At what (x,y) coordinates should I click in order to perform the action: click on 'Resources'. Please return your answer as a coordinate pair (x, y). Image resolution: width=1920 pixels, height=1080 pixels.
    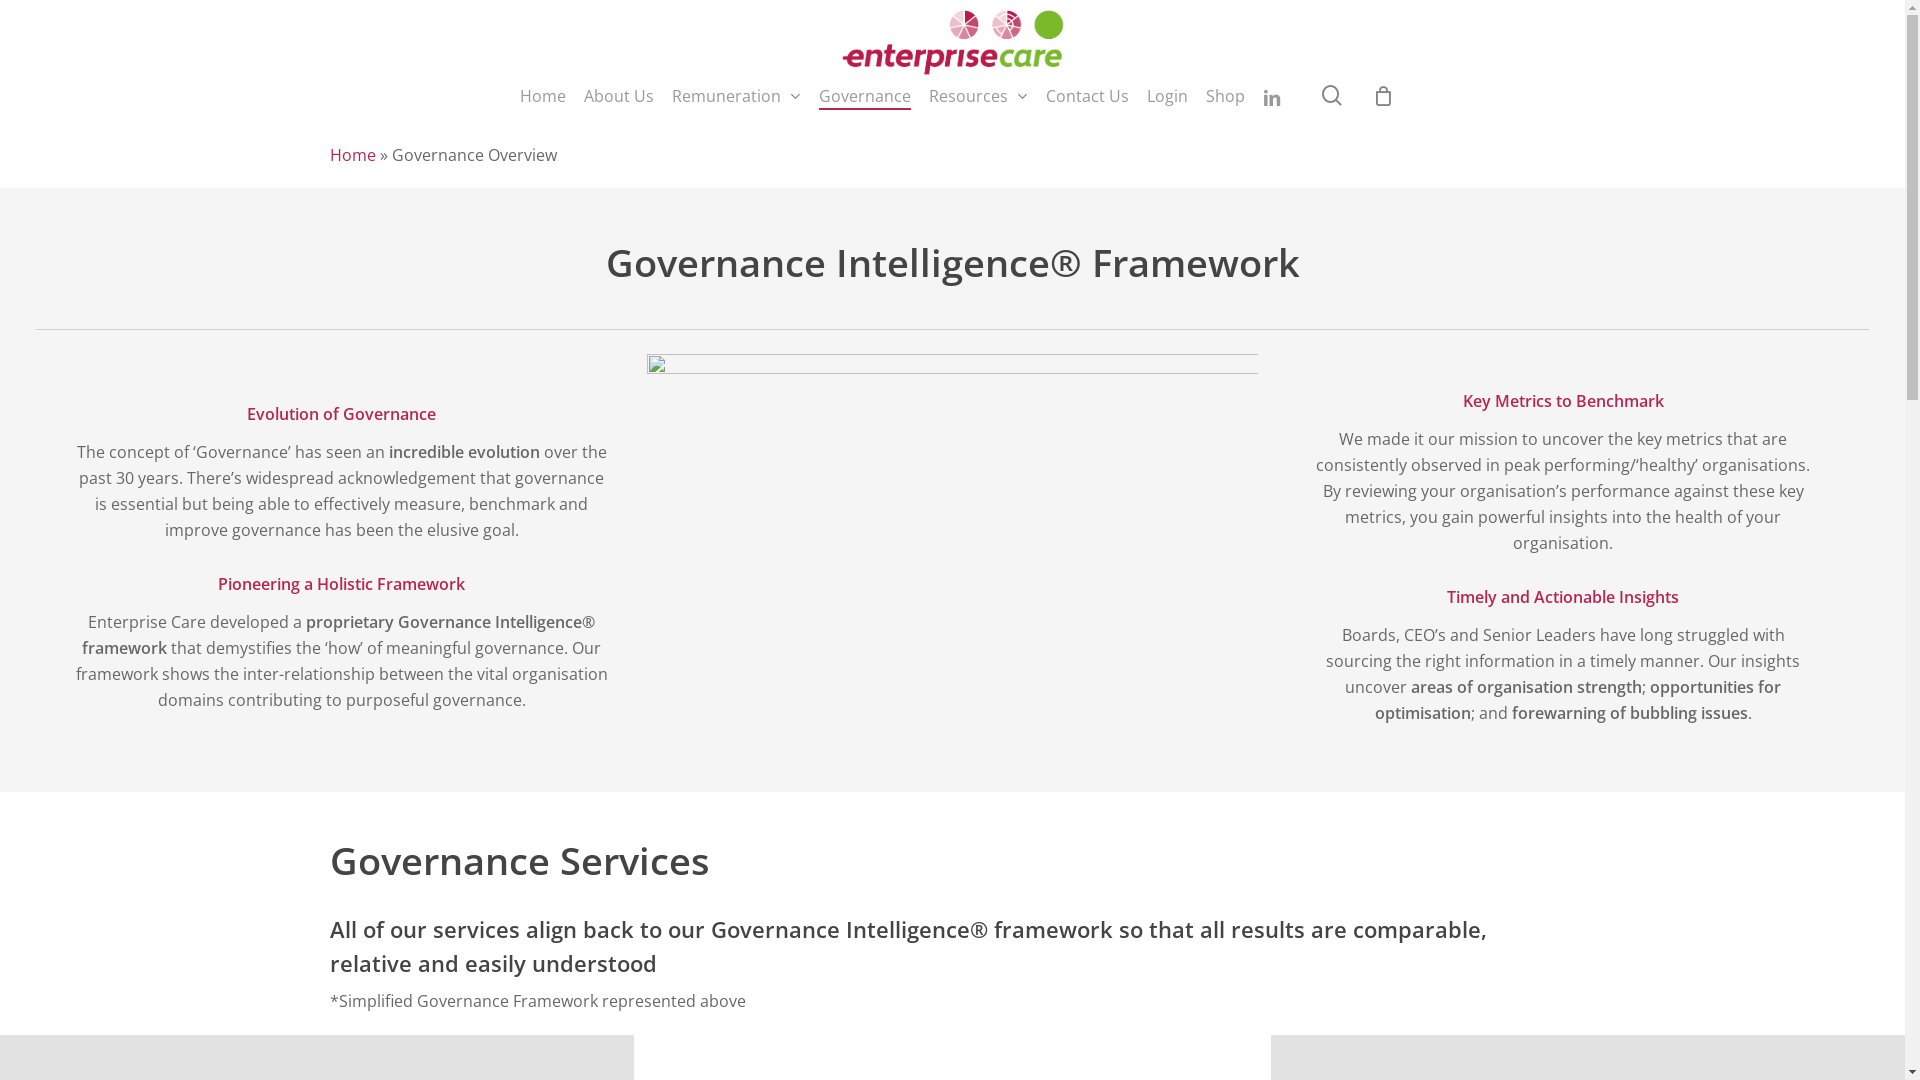
    Looking at the image, I should click on (978, 96).